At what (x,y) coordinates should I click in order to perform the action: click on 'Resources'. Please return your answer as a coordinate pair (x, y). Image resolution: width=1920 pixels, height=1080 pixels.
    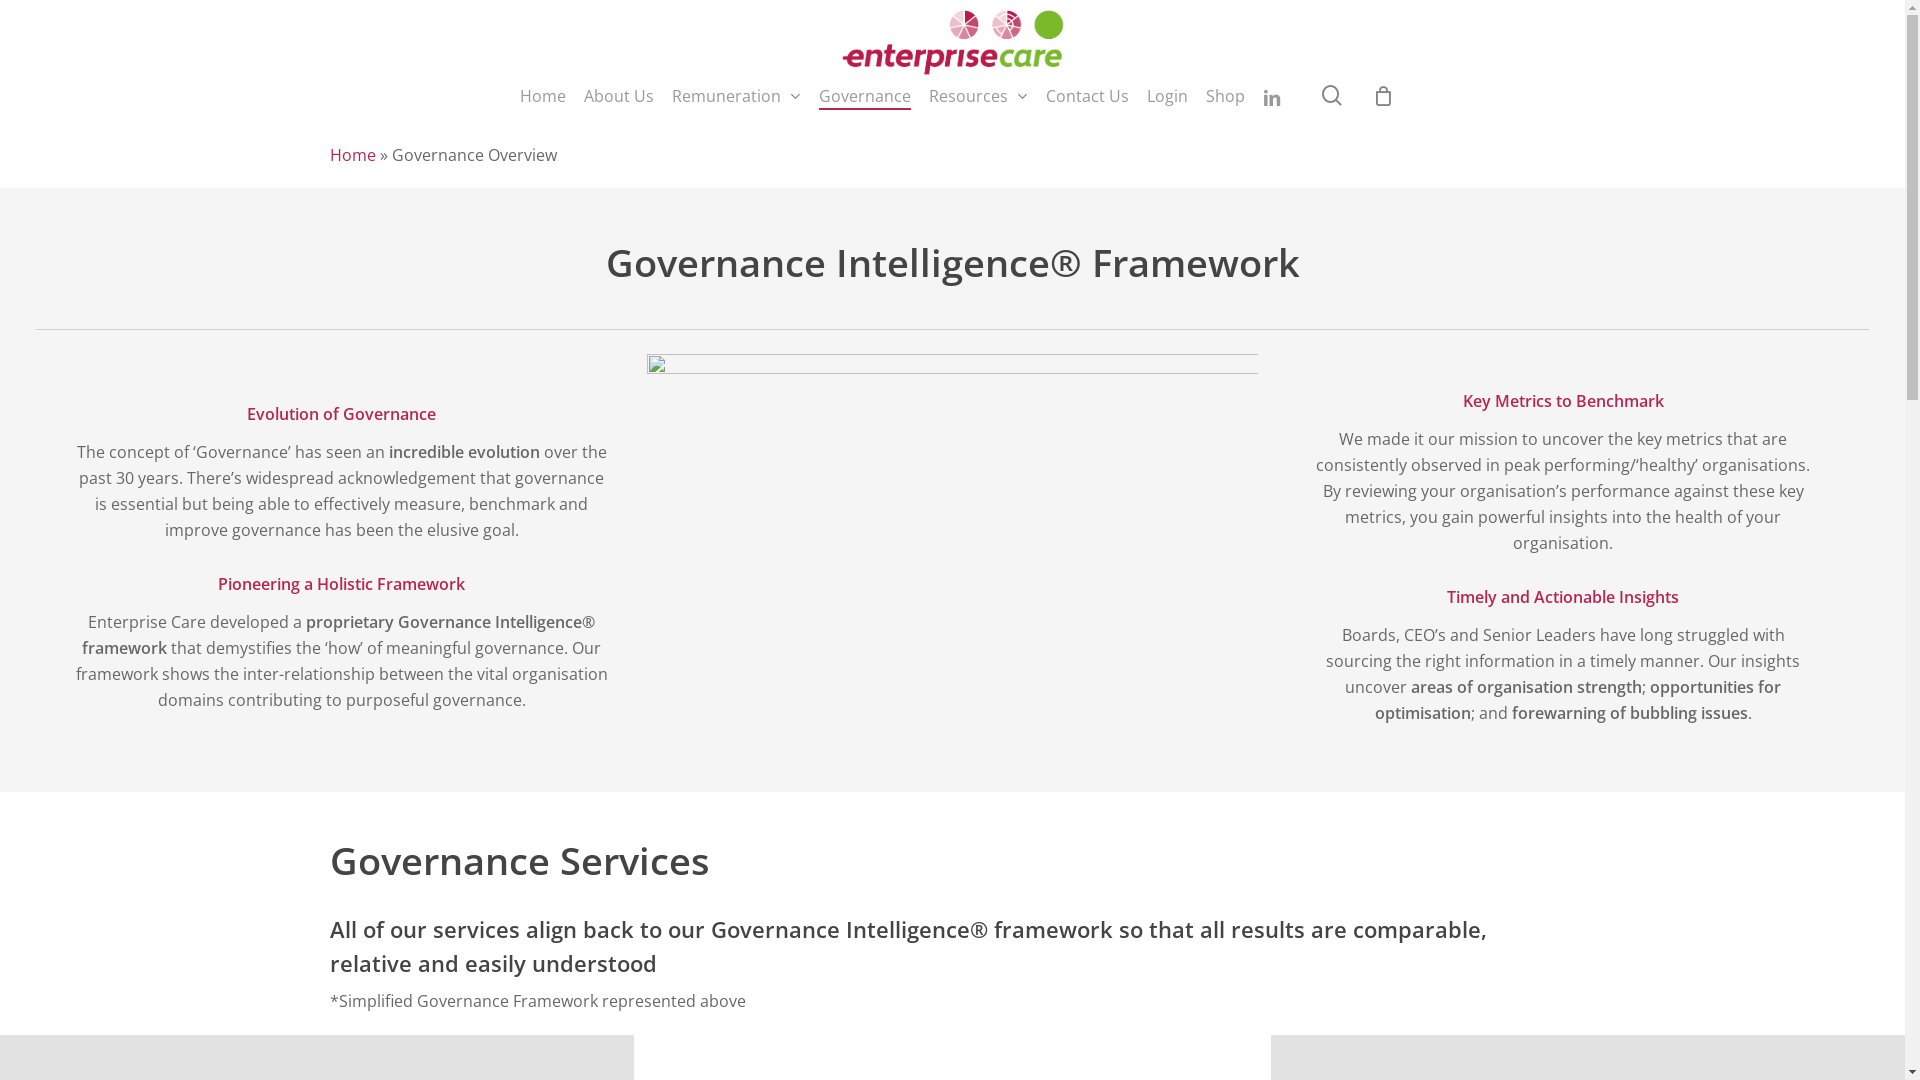
    Looking at the image, I should click on (978, 96).